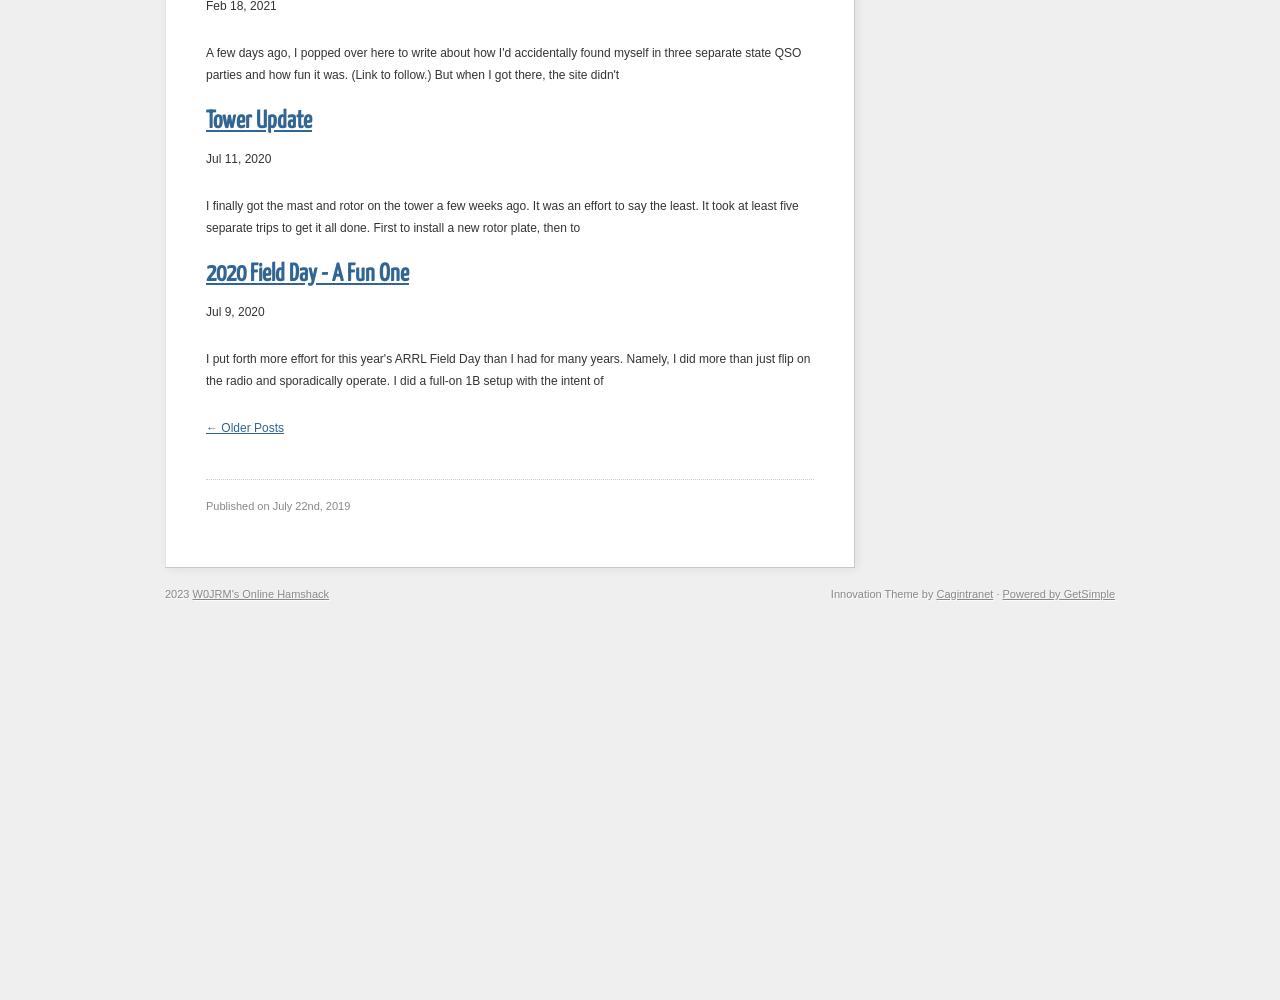  Describe the element at coordinates (235, 312) in the screenshot. I see `'Jul  9, 2020'` at that location.